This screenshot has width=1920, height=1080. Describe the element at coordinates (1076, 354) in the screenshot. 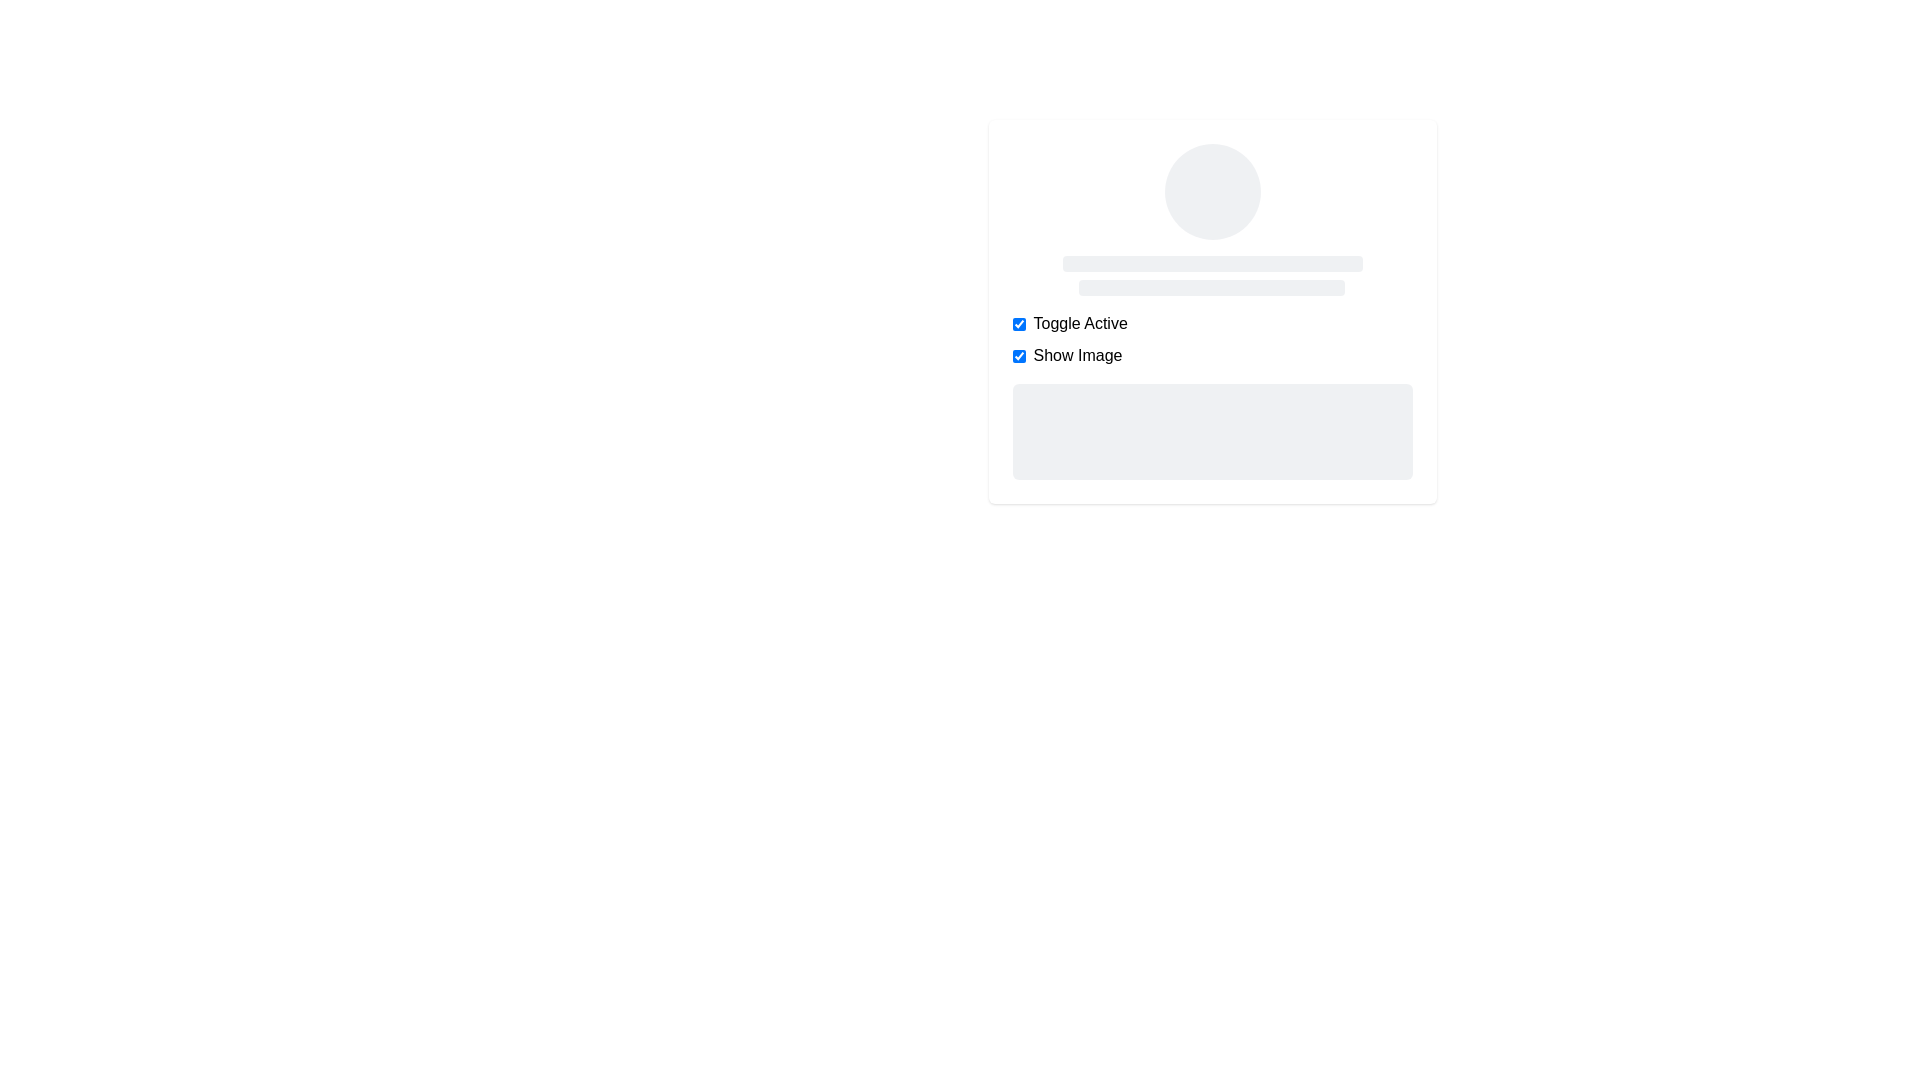

I see `the descriptive text label indicating the function of the checkbox for displaying images, located to the right of the checkbox in the lower region of the card-like UI component` at that location.